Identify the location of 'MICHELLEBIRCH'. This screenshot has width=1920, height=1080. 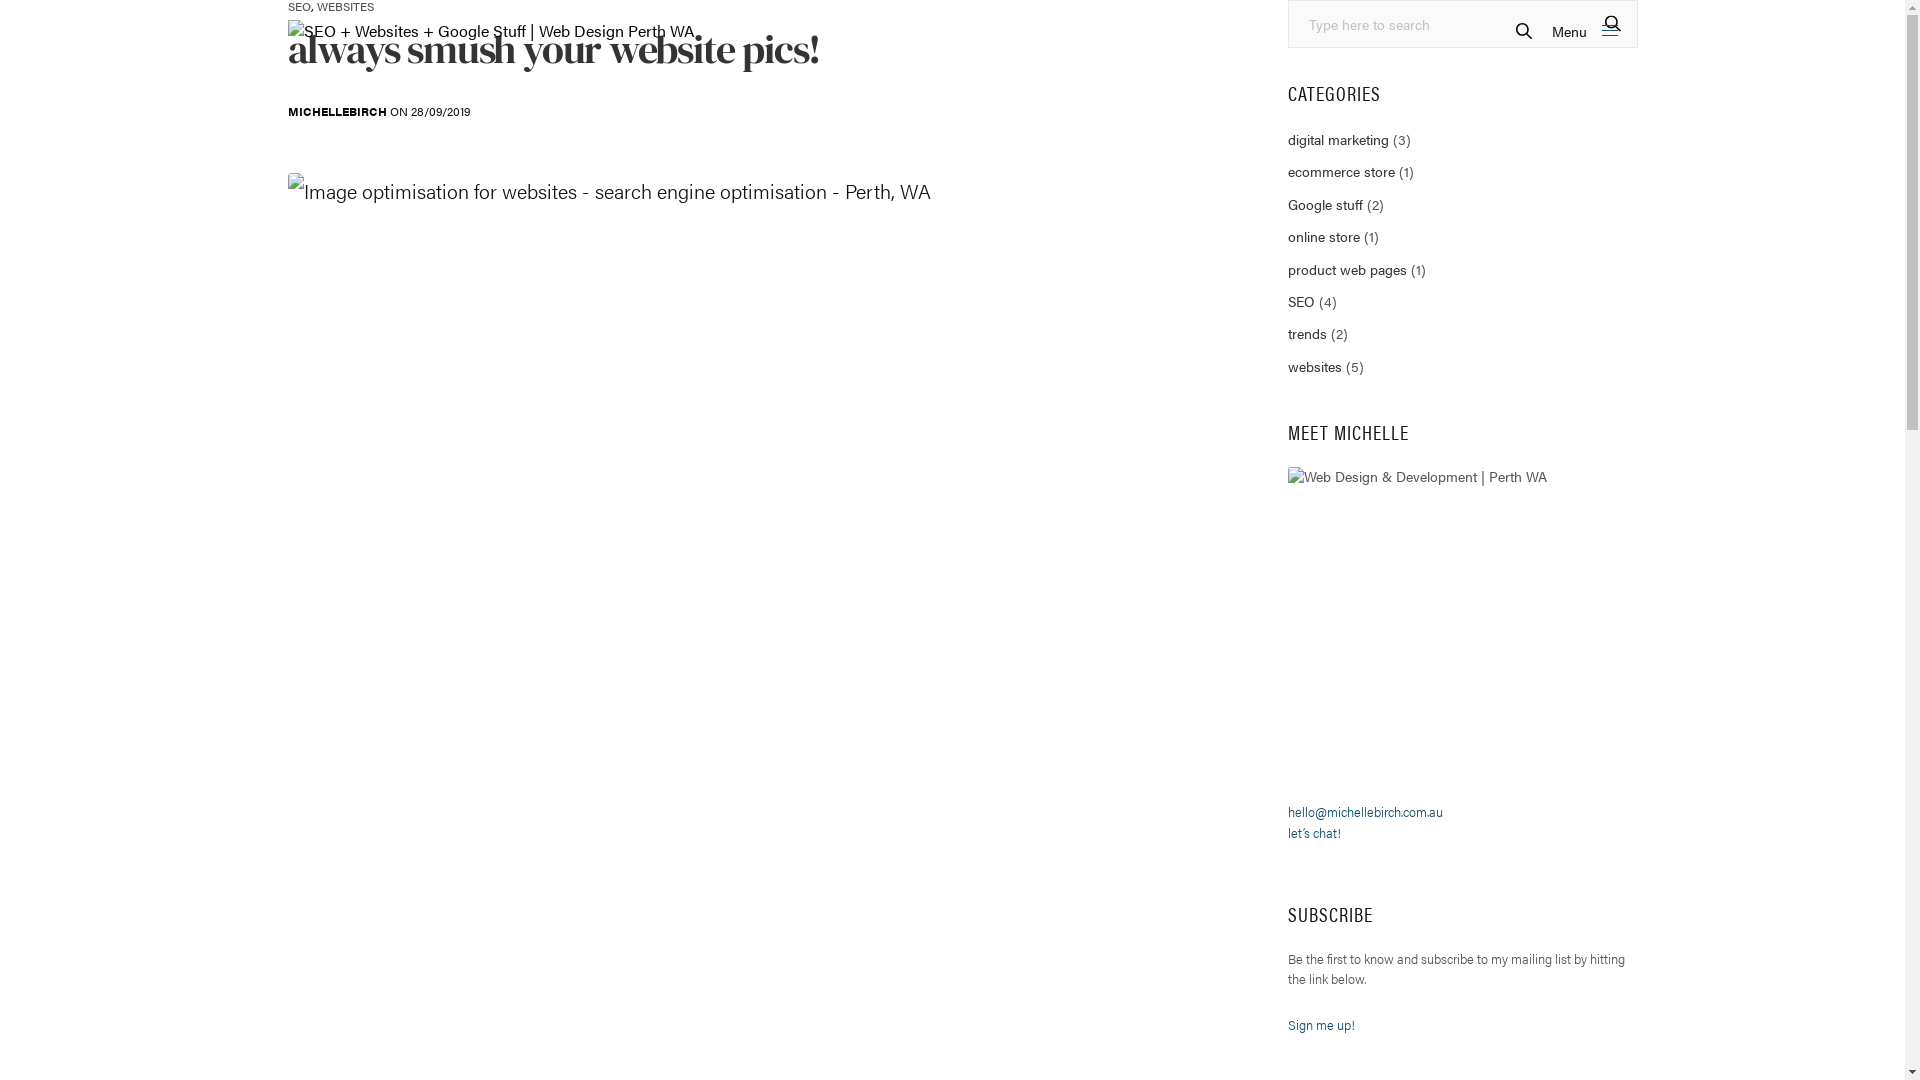
(337, 111).